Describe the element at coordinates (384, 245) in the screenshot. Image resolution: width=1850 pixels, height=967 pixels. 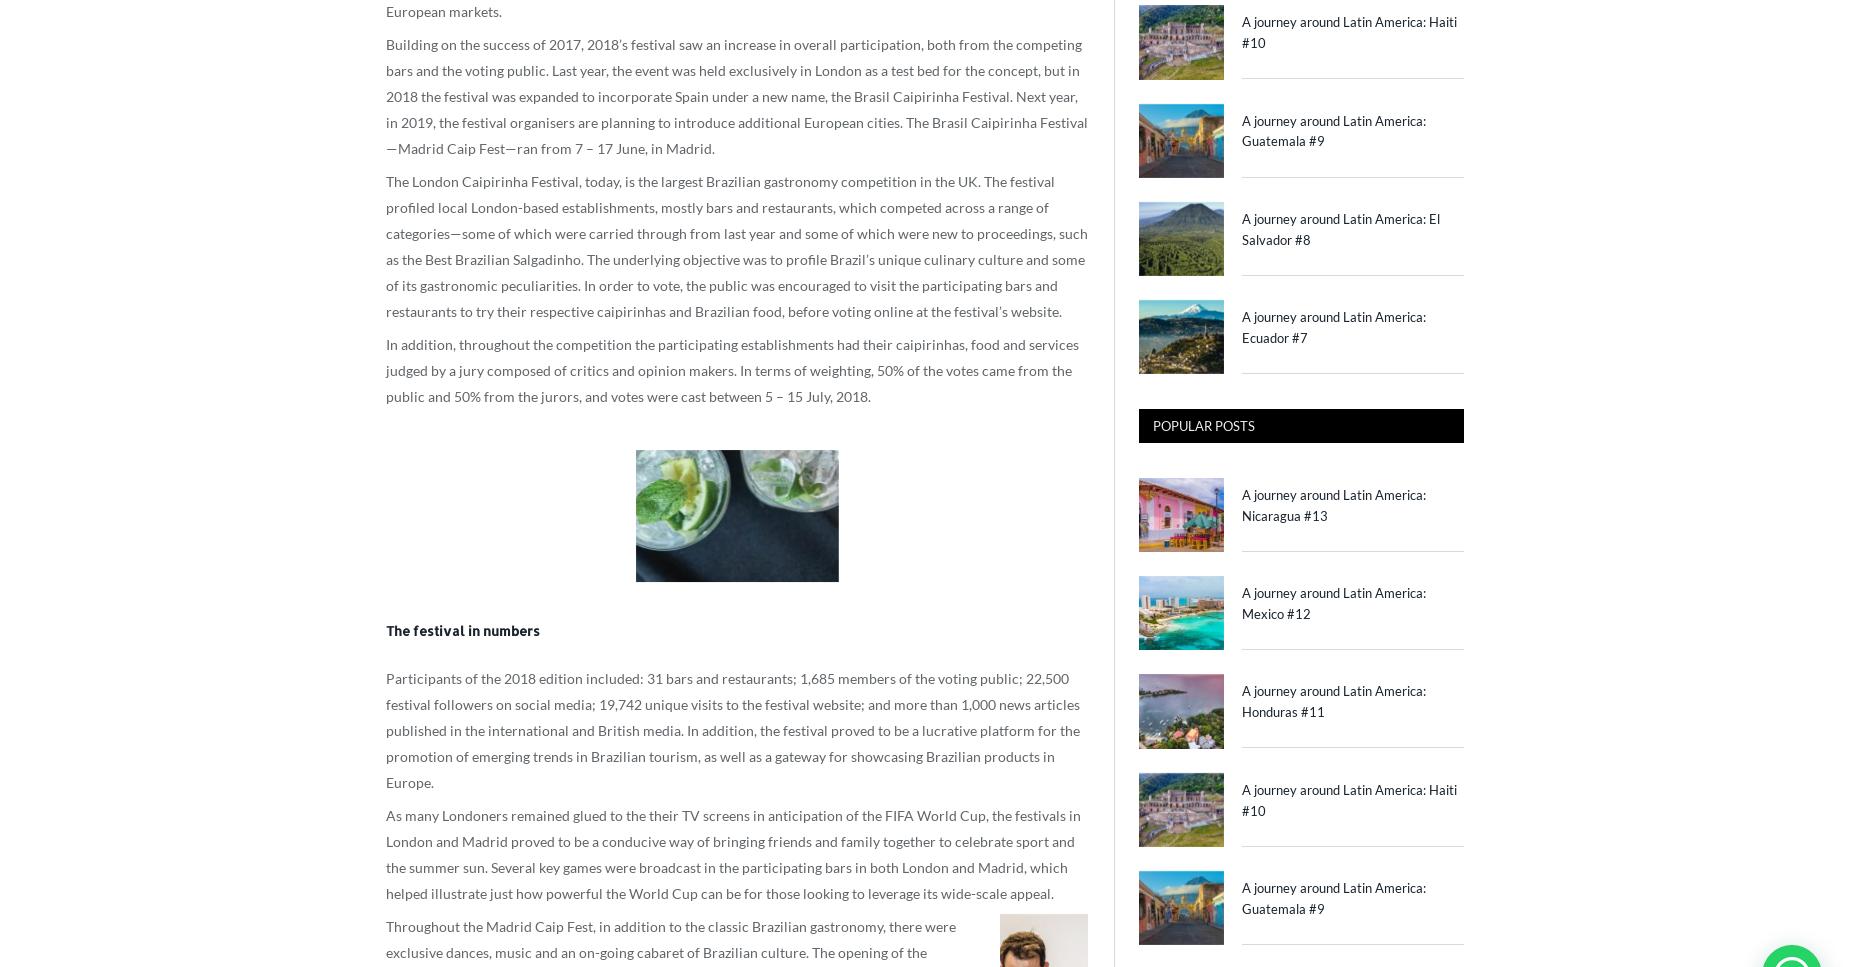
I see `'The London Caipirinha Festival, today, is the largest Brazilian gastronomy competition in the UK. The festival profiled local London-based establishments, mostly bars and restaurants, which competed across a range of categories—some of which were carried through from last year and some of which were new to proceedings, such as the Best Brazilian Salgadinho. The underlying objective was to profile Brazil’s unique culinary culture and some of its gastronomic peculiarities. In order to vote, the public was encouraged to visit the participating bars and restaurants to try their respective caipirinhas and Brazilian food, before voting online at the festival’s website.'` at that location.